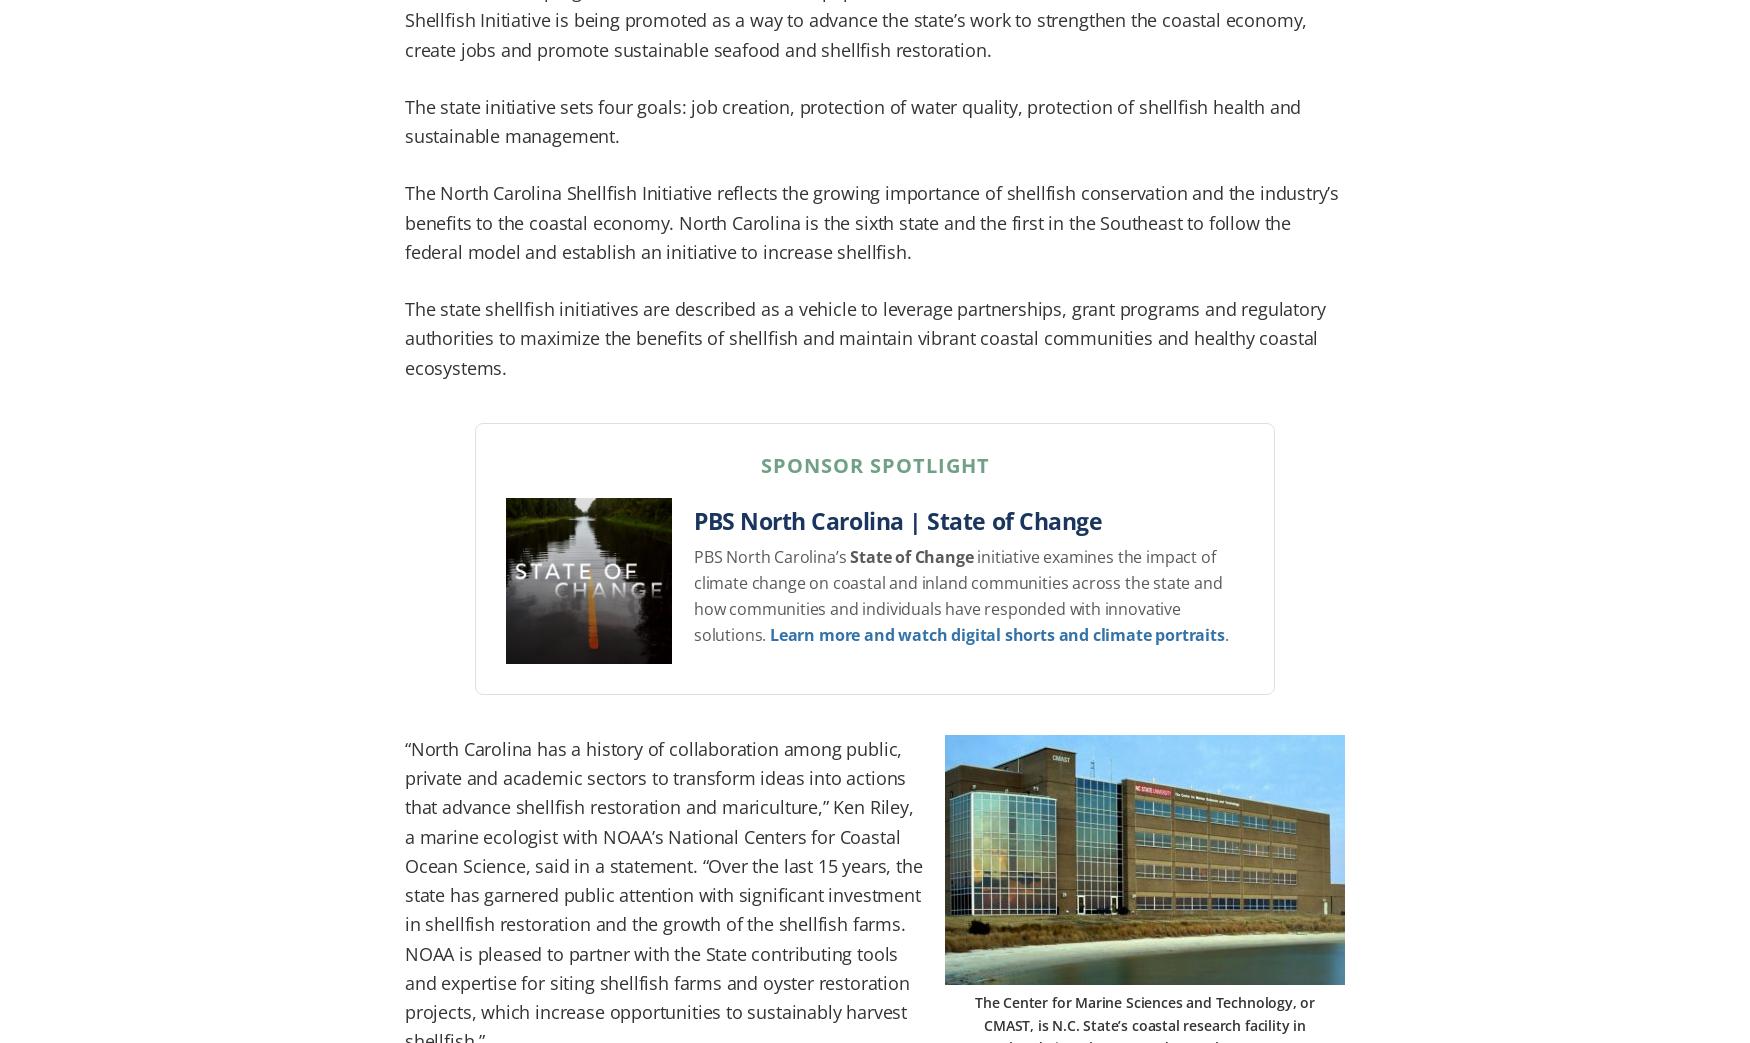  Describe the element at coordinates (1223, 633) in the screenshot. I see `'.'` at that location.